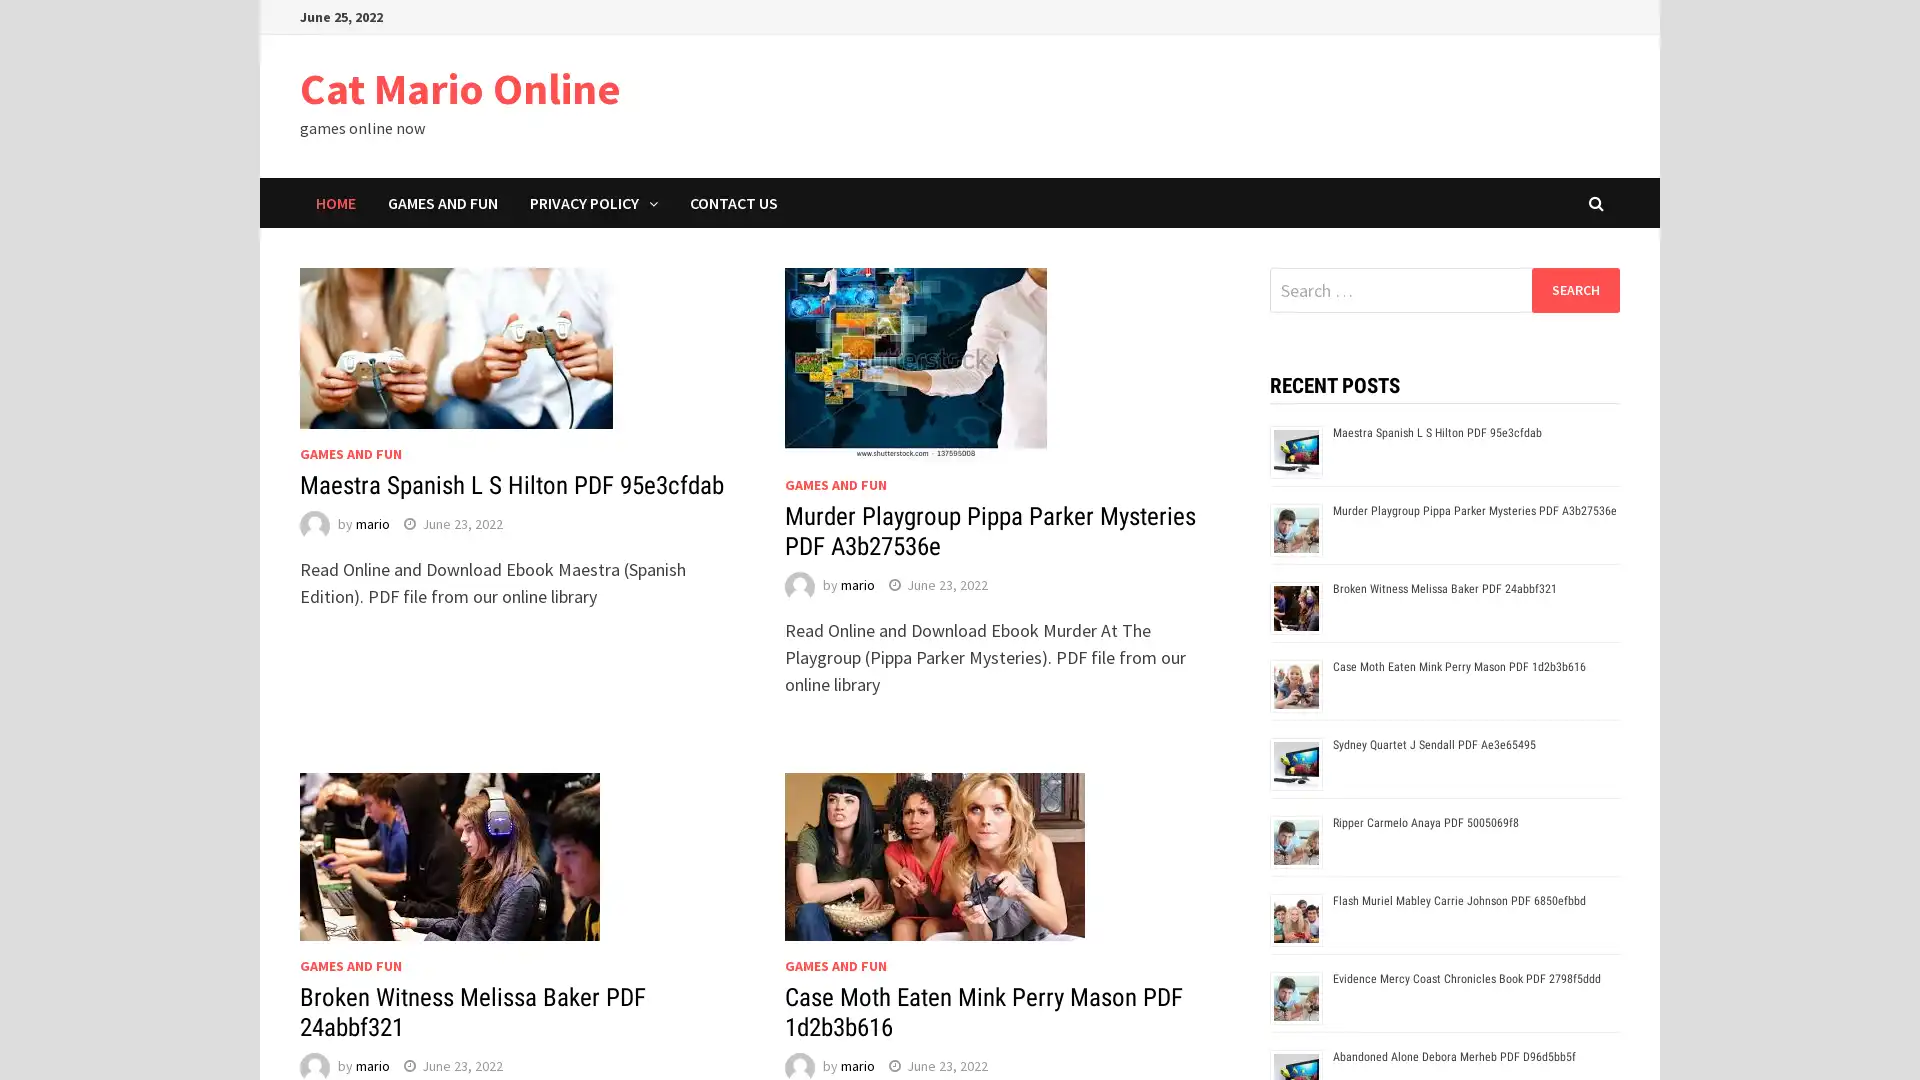 This screenshot has width=1920, height=1080. What do you see at coordinates (1574, 289) in the screenshot?
I see `Search` at bounding box center [1574, 289].